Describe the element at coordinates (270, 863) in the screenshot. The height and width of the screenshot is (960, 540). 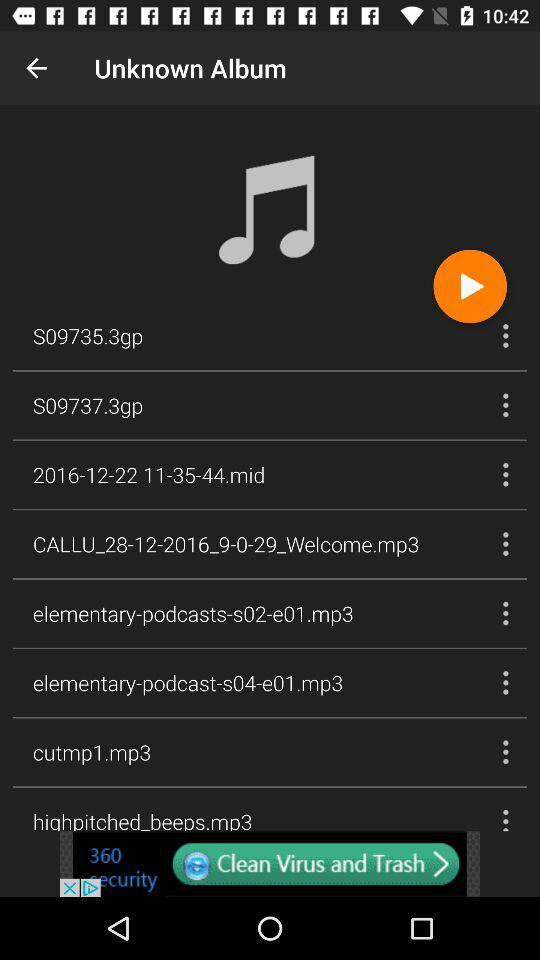
I see `clean virus and trash button` at that location.